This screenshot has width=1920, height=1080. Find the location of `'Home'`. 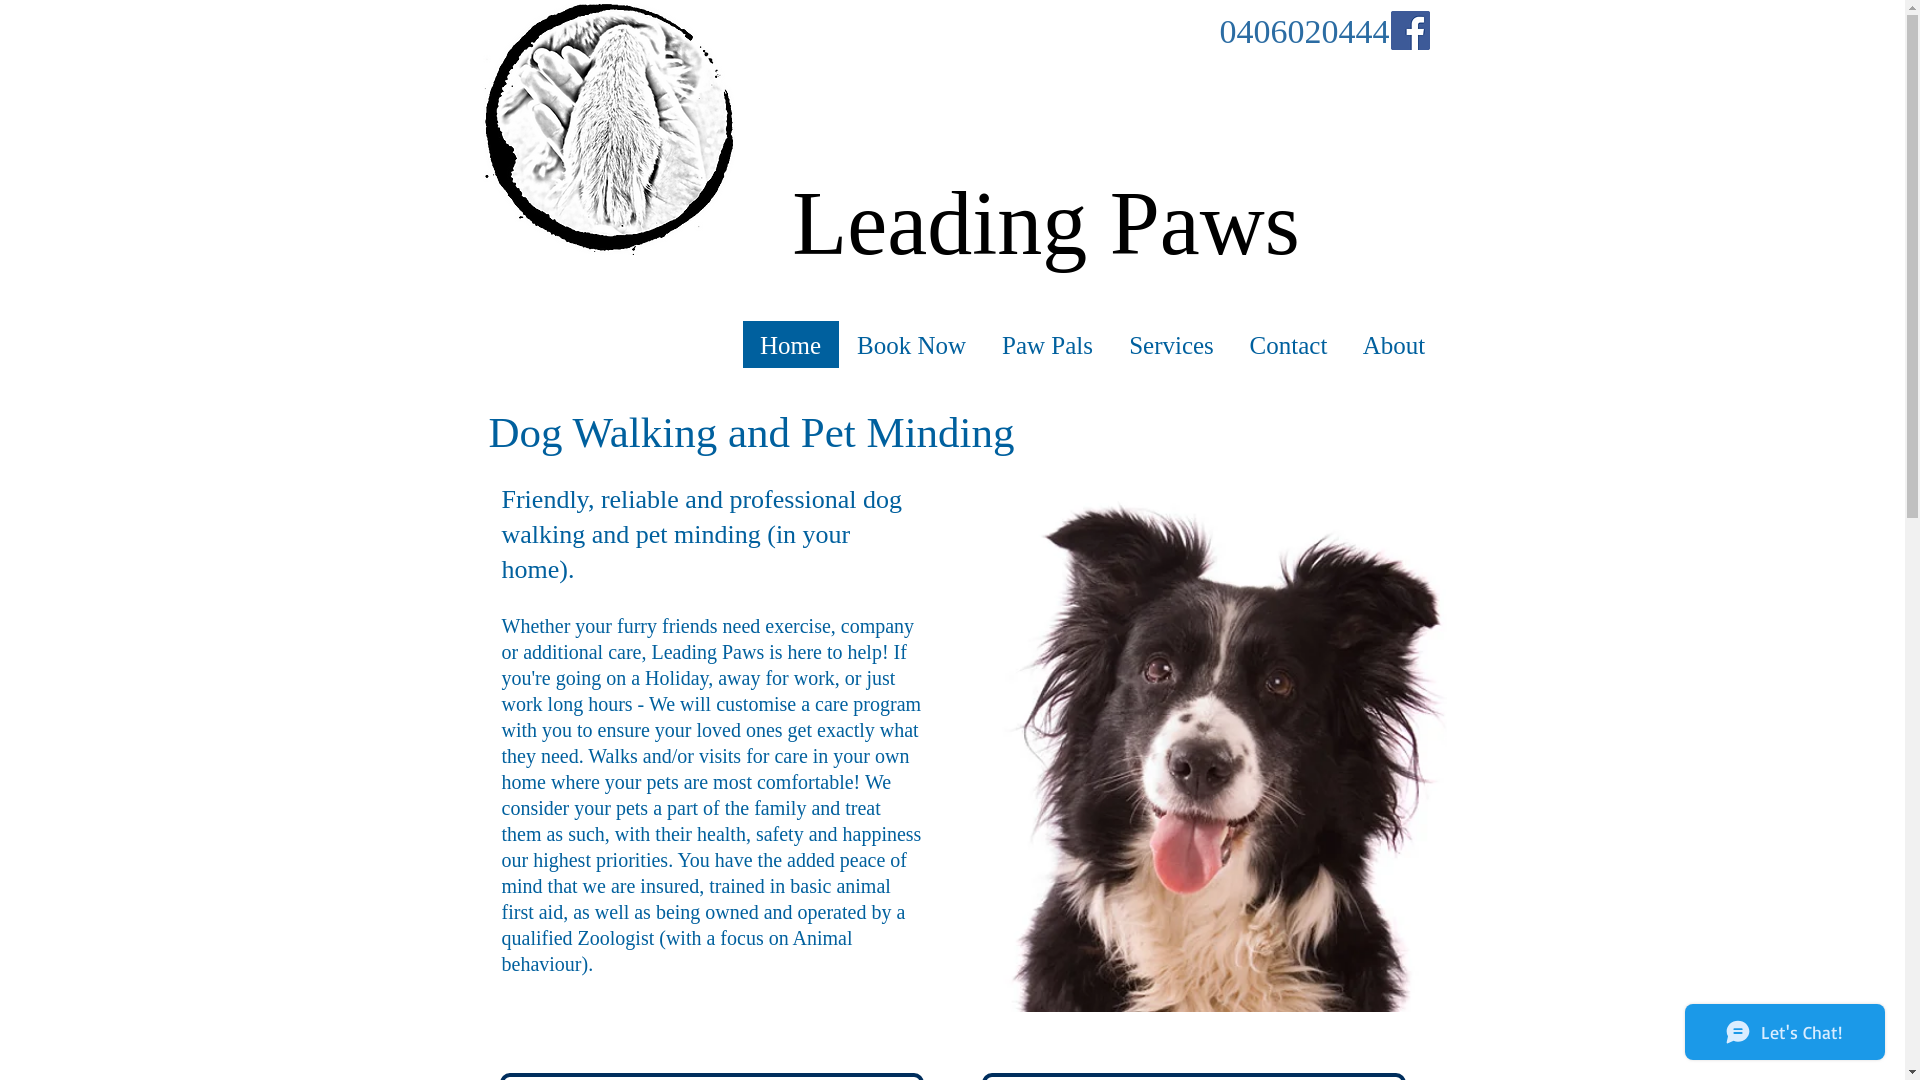

'Home' is located at coordinates (789, 344).